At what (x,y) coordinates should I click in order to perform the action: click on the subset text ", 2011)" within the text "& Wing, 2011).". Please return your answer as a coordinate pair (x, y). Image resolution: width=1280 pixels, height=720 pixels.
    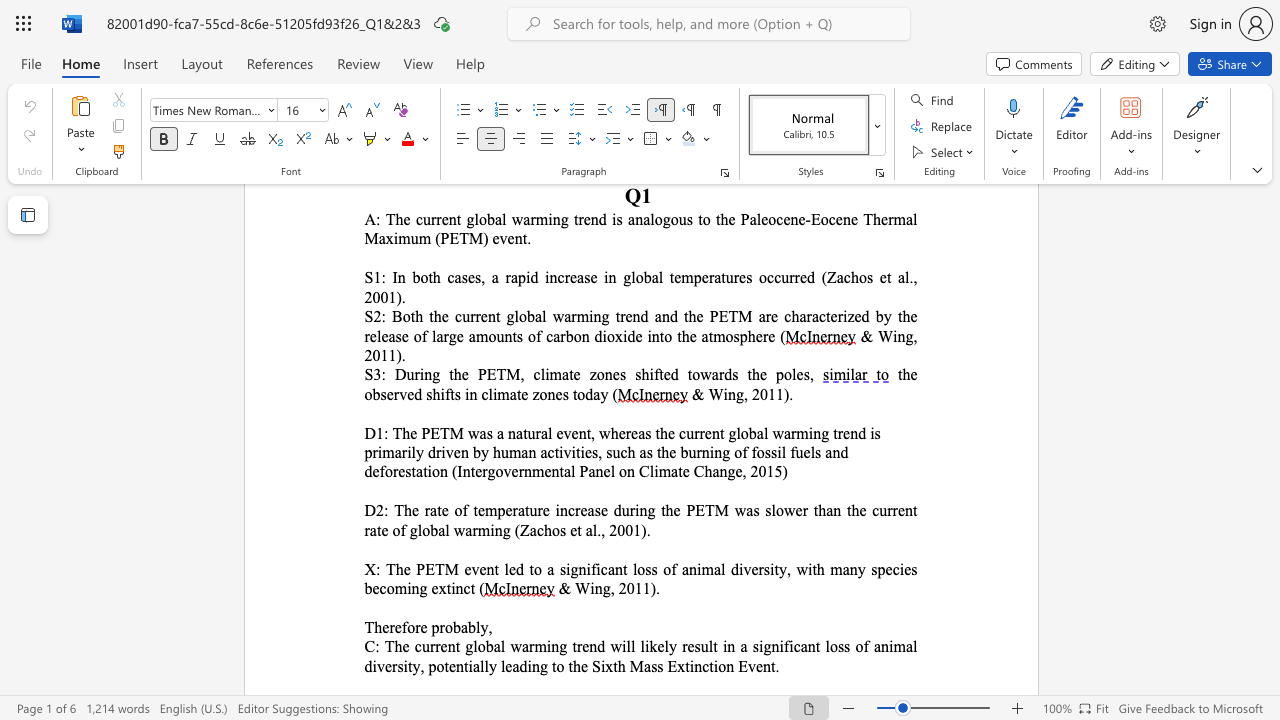
    Looking at the image, I should click on (912, 335).